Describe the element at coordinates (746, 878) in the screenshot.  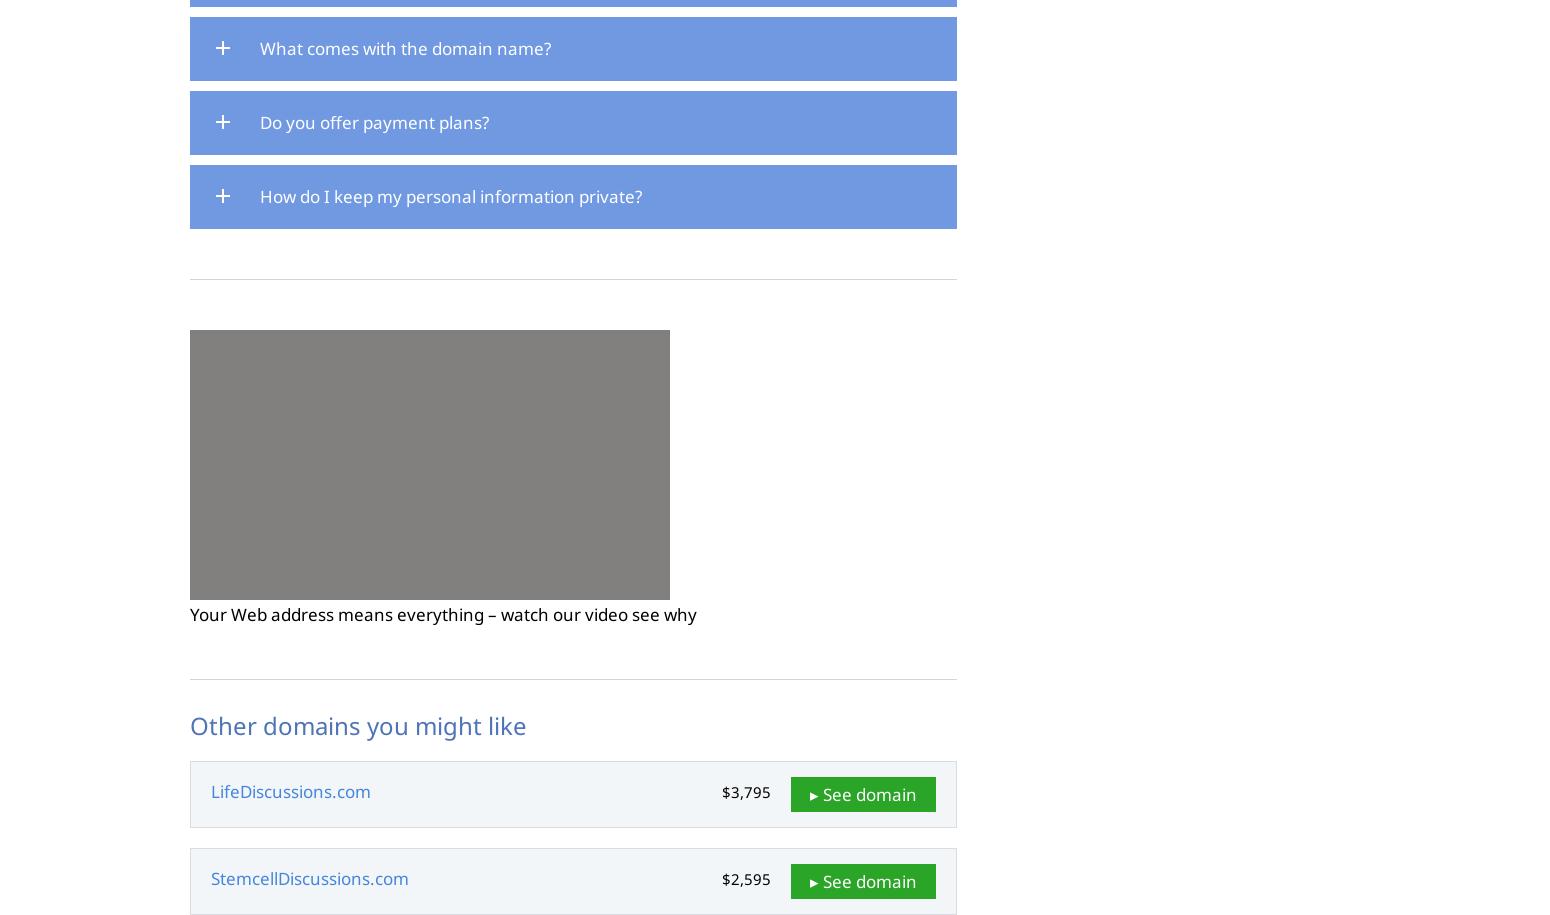
I see `'$2,595'` at that location.